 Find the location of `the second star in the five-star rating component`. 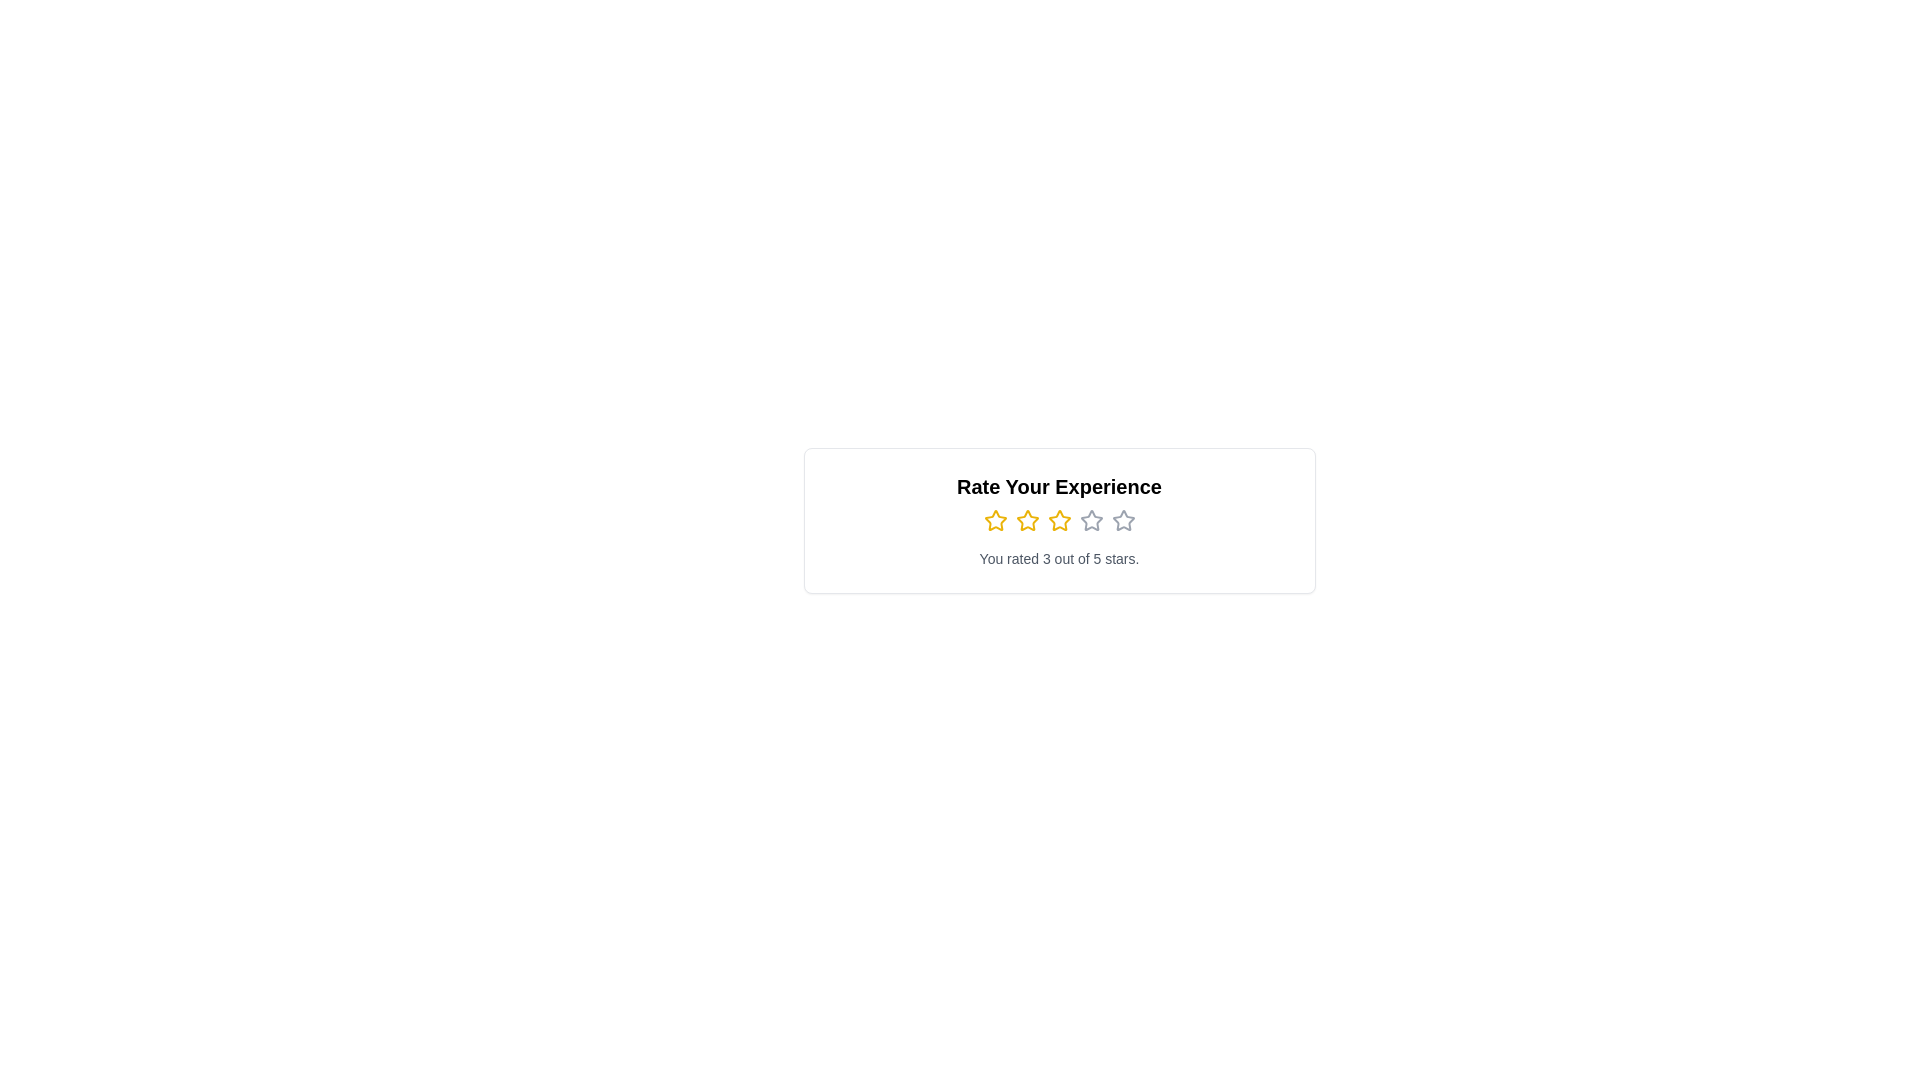

the second star in the five-star rating component is located at coordinates (1027, 519).